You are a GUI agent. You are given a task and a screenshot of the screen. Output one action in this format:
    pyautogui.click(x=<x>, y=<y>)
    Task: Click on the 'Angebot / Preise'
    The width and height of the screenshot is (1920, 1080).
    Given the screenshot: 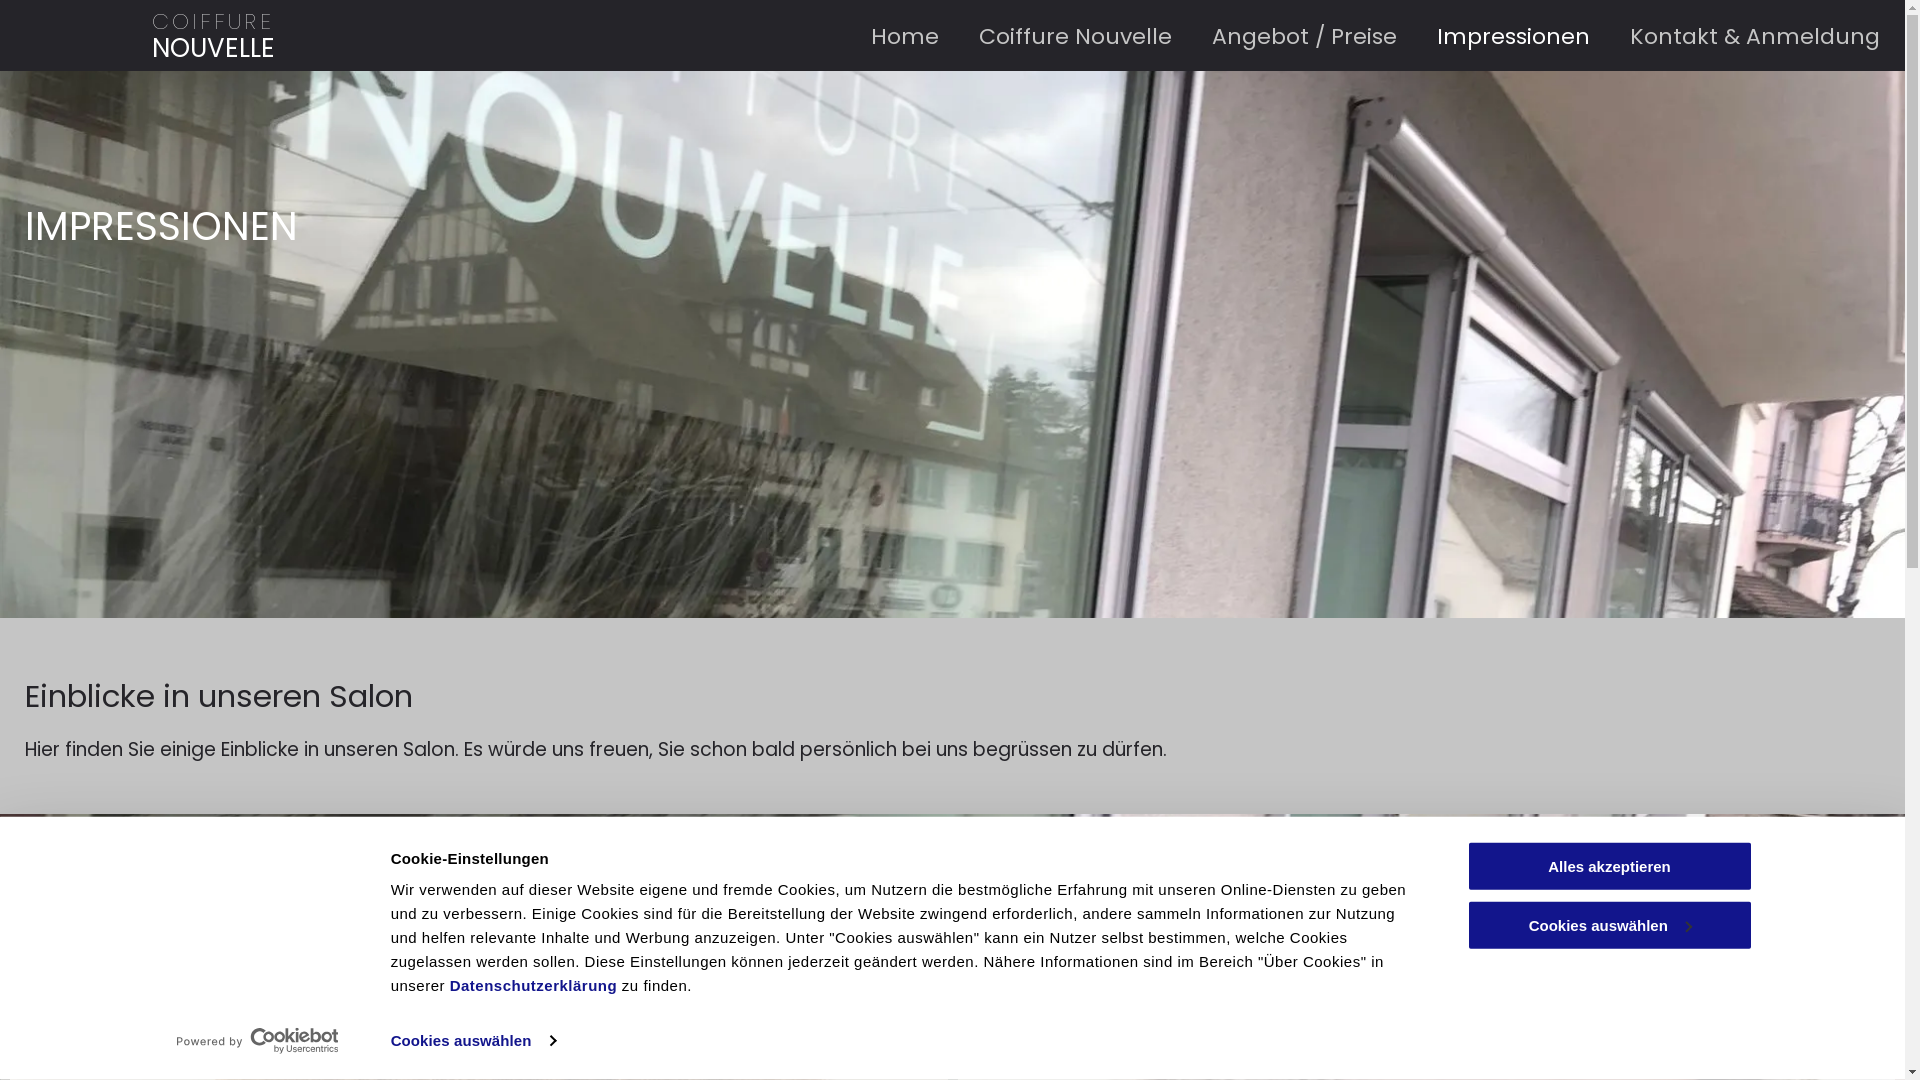 What is the action you would take?
    pyautogui.click(x=1284, y=34)
    